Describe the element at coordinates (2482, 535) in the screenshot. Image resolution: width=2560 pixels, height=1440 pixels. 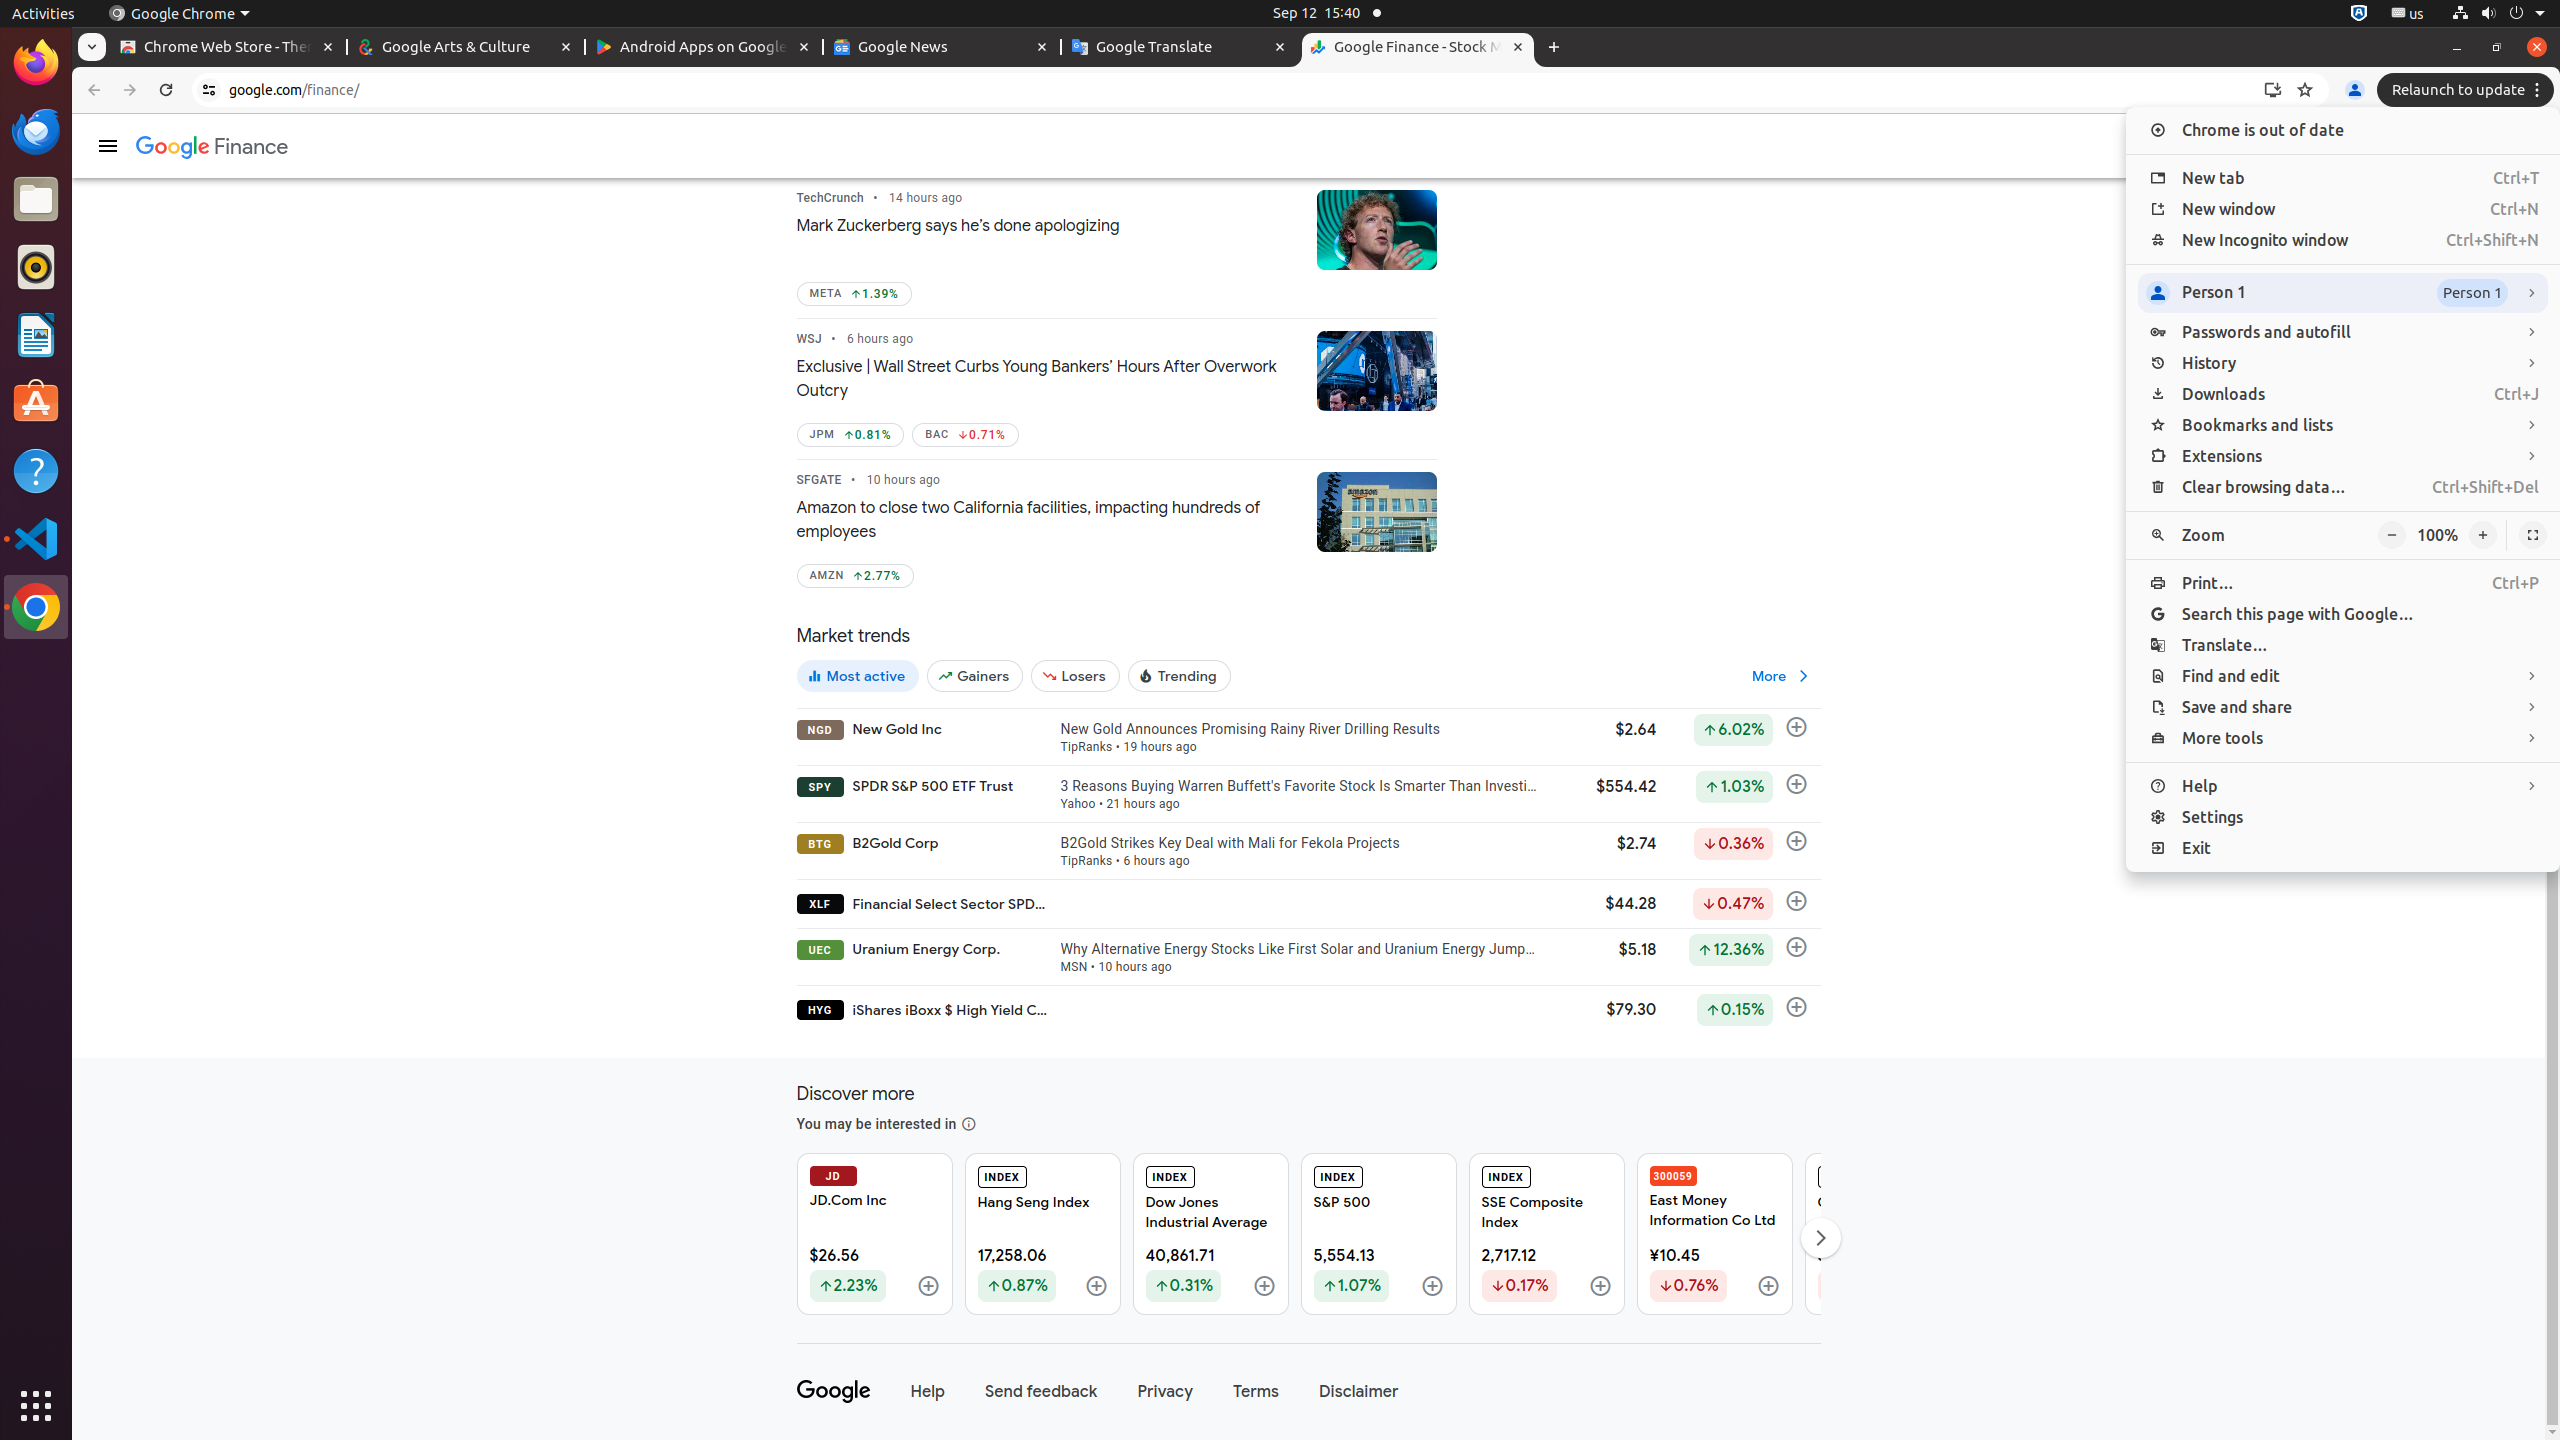
I see `'Make Text Larger'` at that location.